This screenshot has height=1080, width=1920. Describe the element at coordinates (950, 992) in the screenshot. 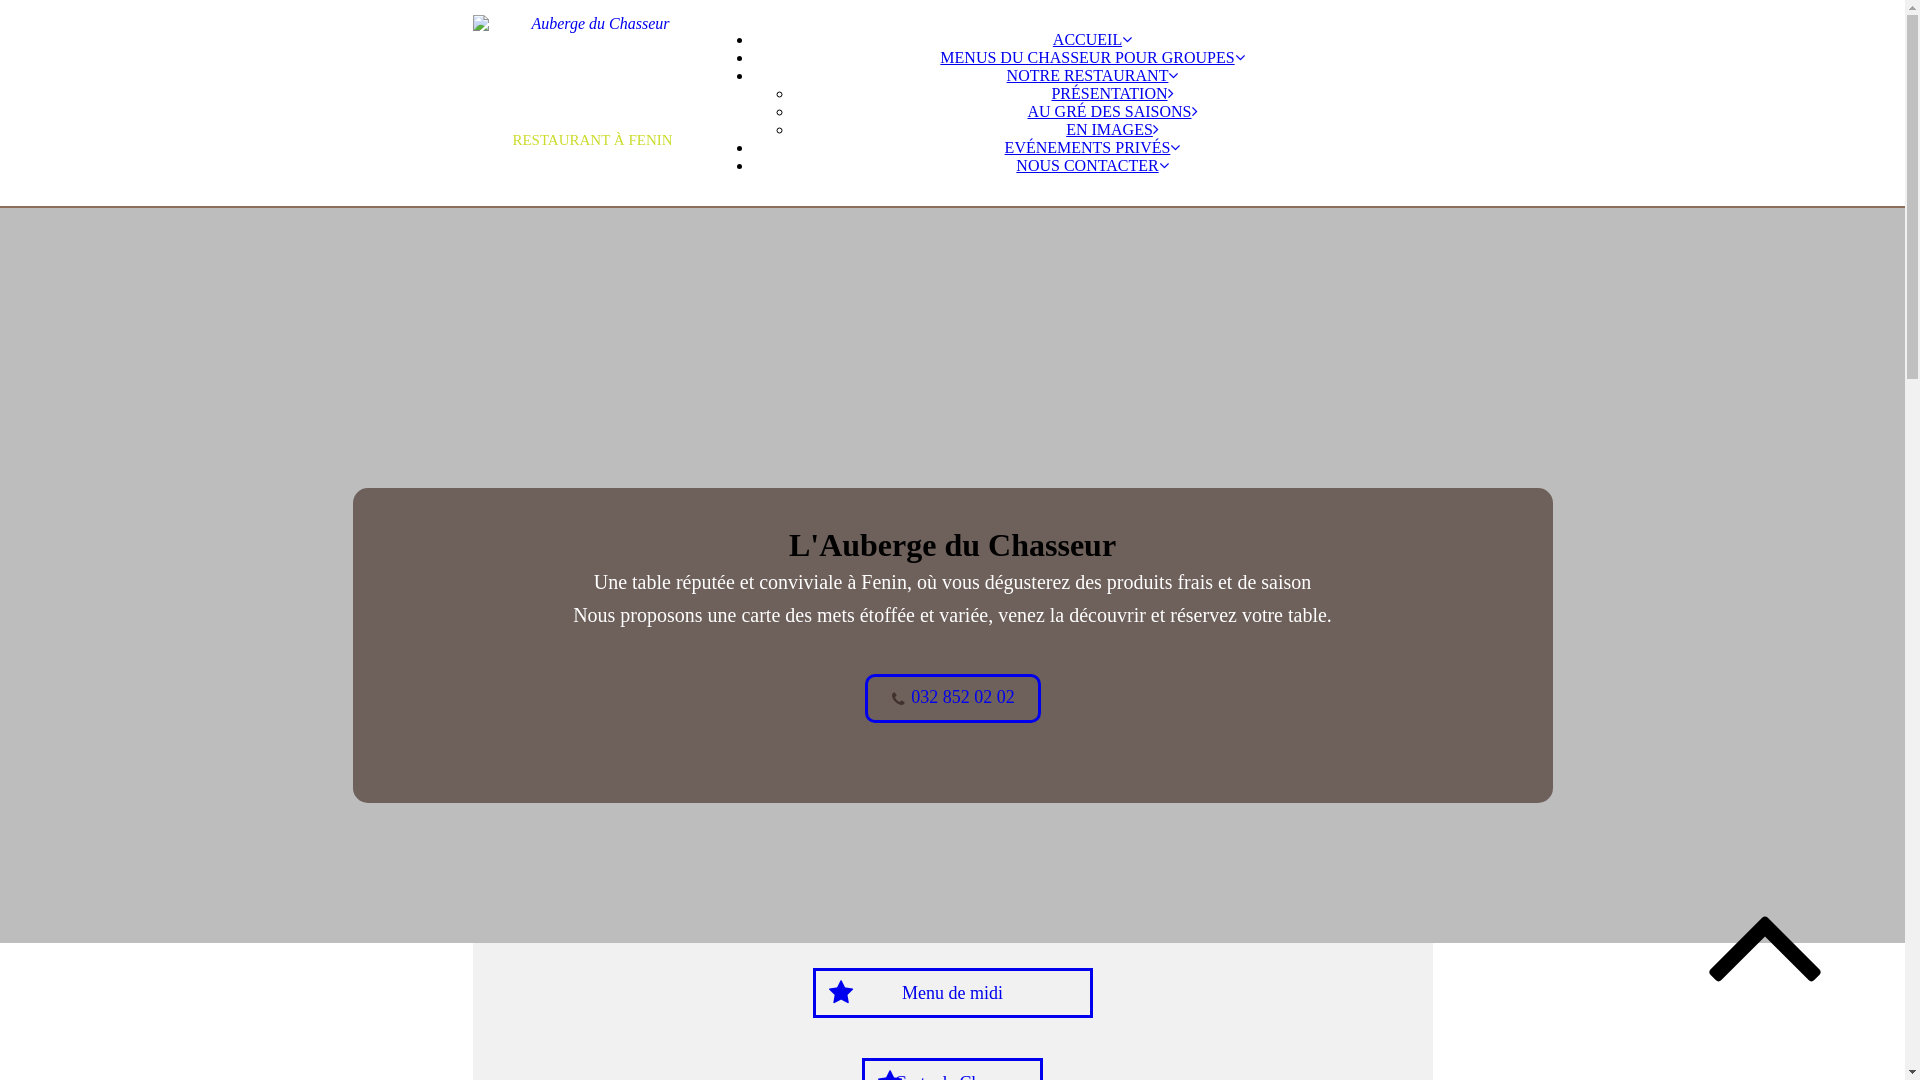

I see `'Menu de midi'` at that location.